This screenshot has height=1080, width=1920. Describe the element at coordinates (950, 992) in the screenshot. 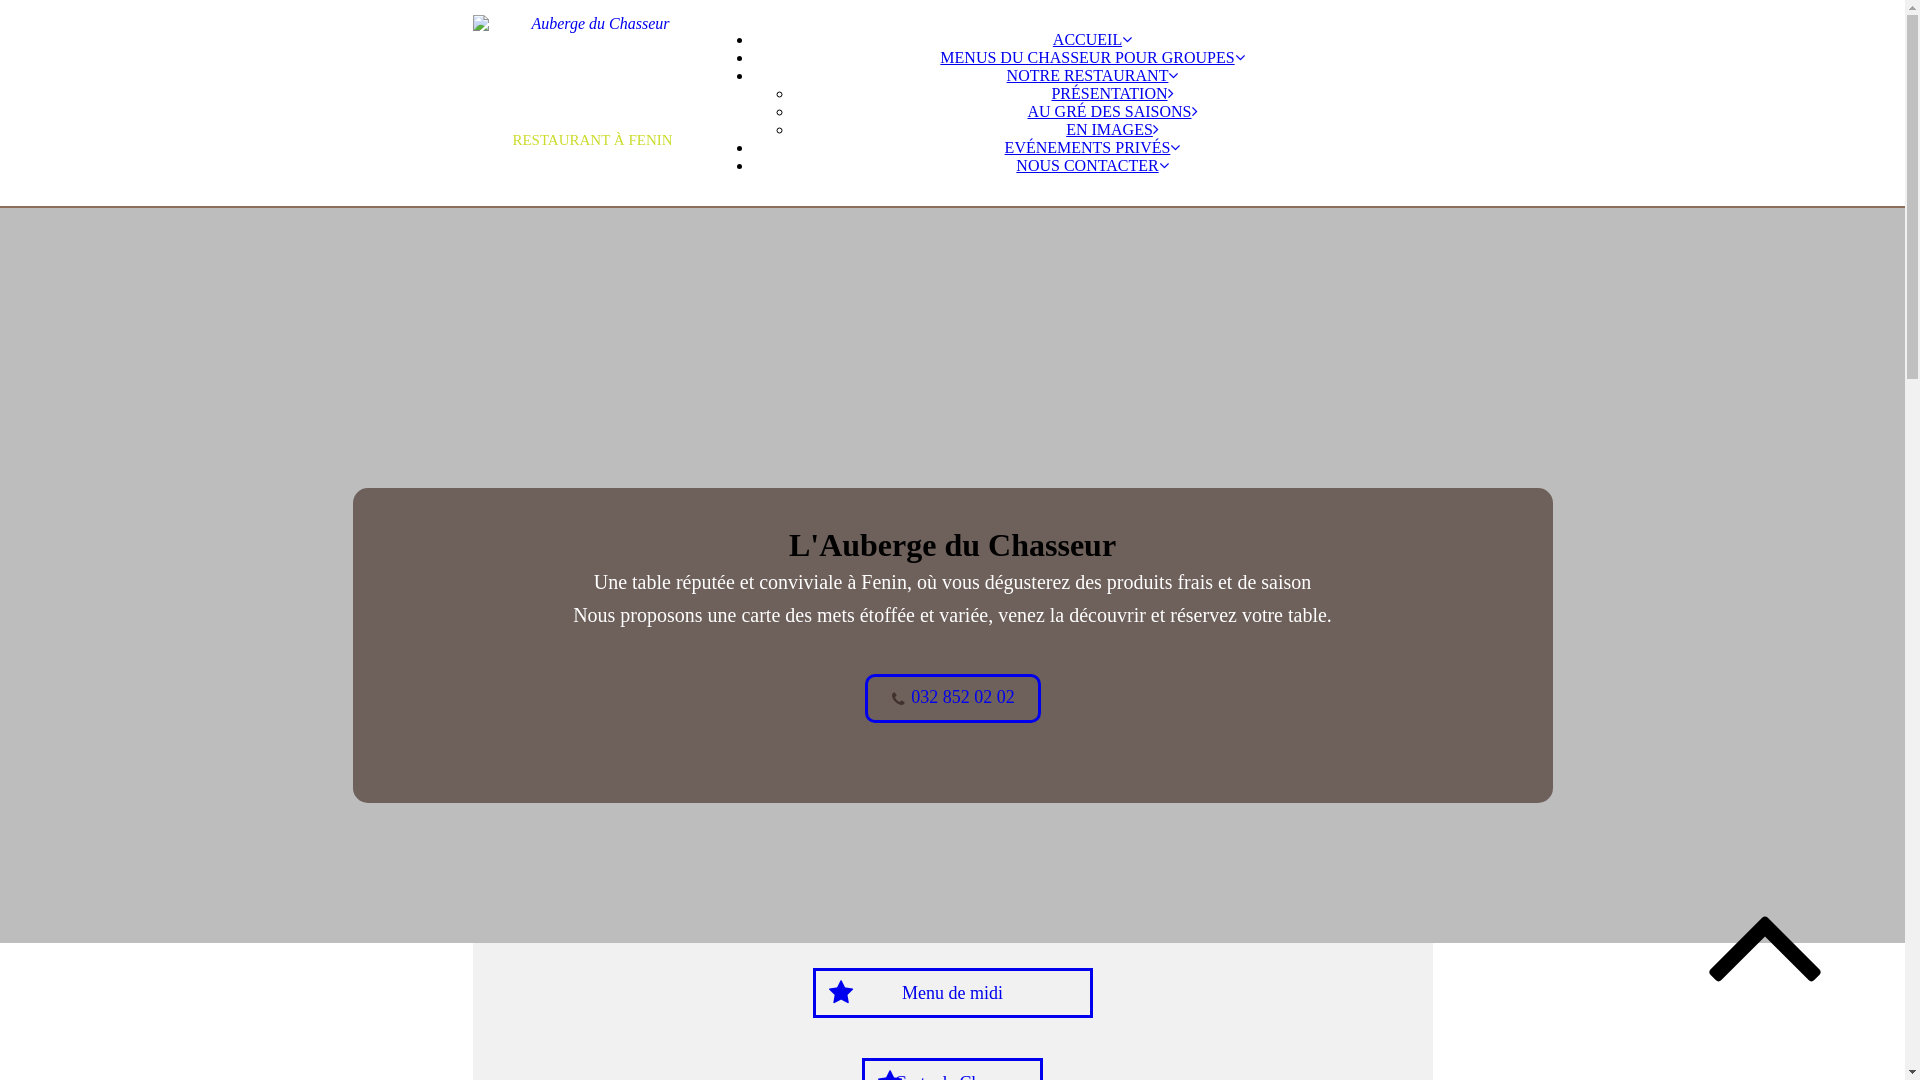

I see `'Menu de midi'` at that location.